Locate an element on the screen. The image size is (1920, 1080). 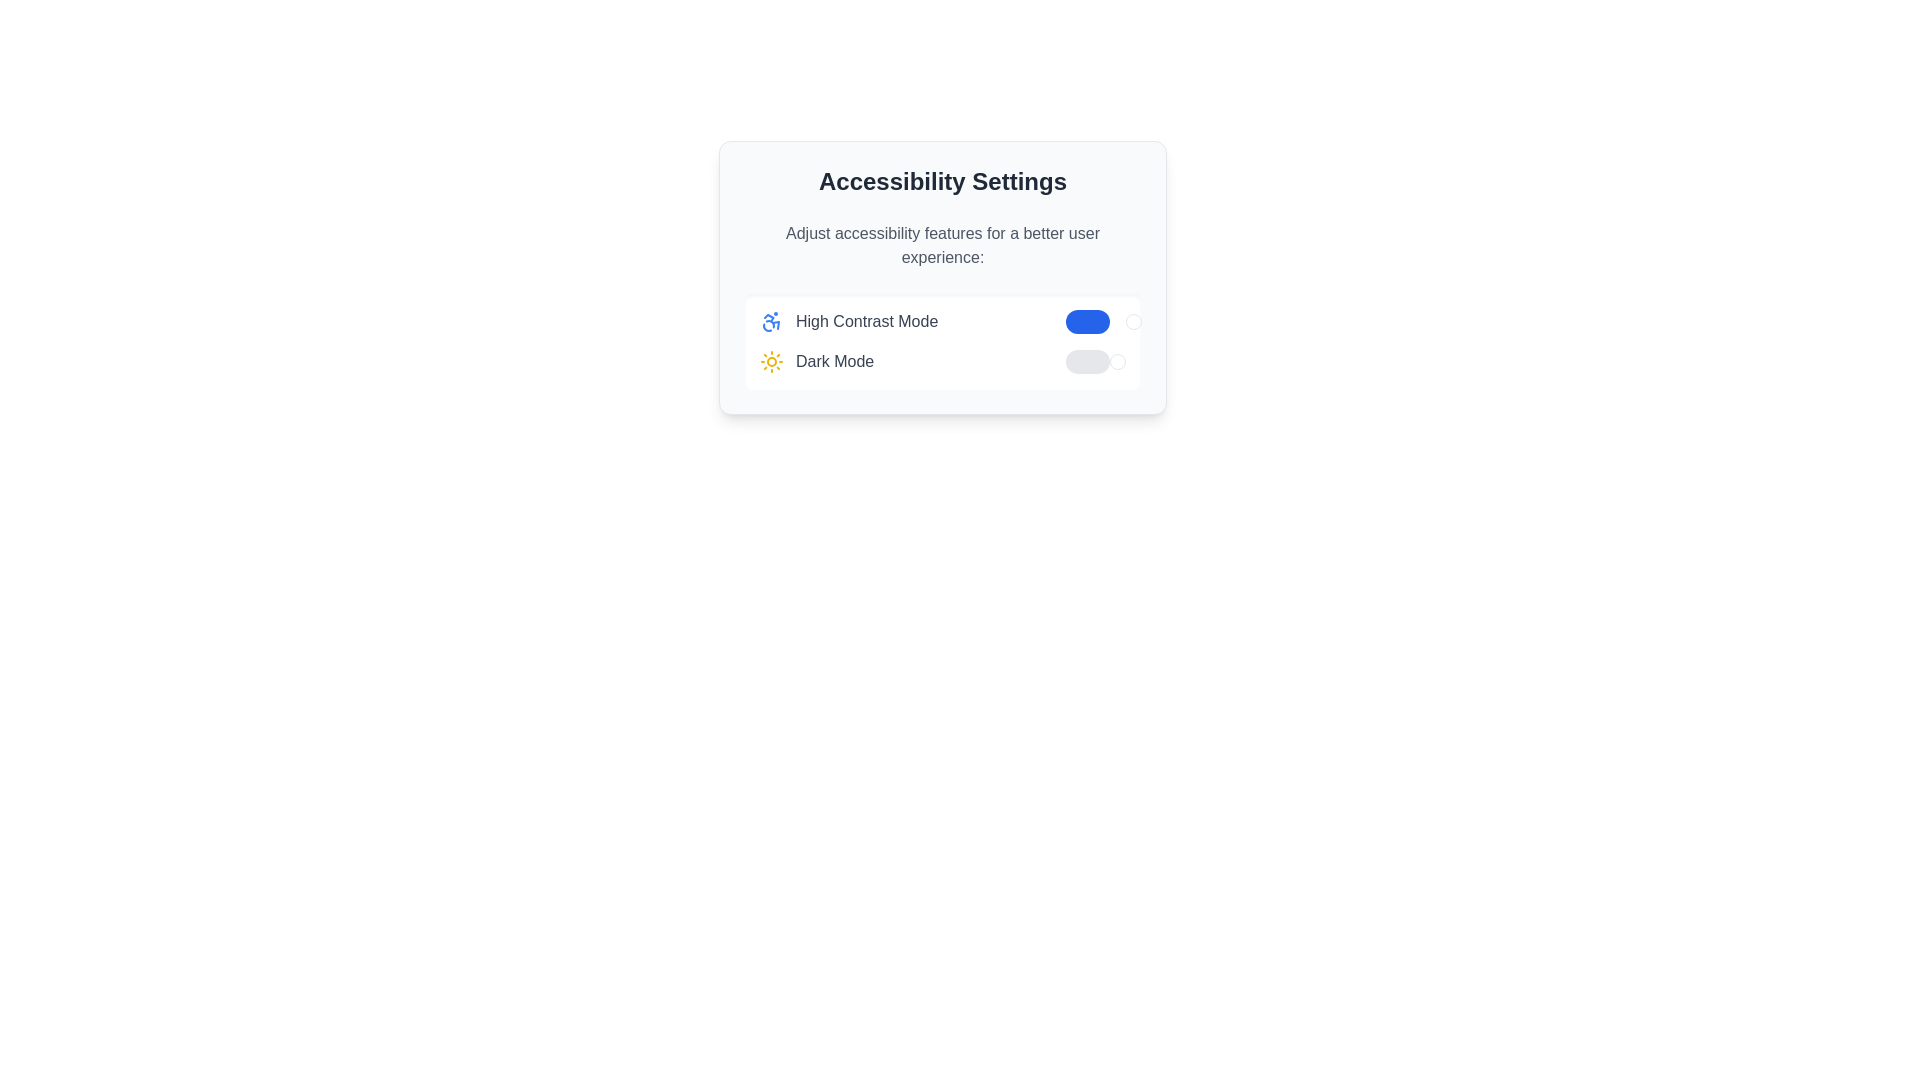
text label indicating the function of the 'Dark Mode' toggle switch, which is positioned in the second row of the 'Accessibility Settings' dialog box, to the right of the sun icon is located at coordinates (835, 362).